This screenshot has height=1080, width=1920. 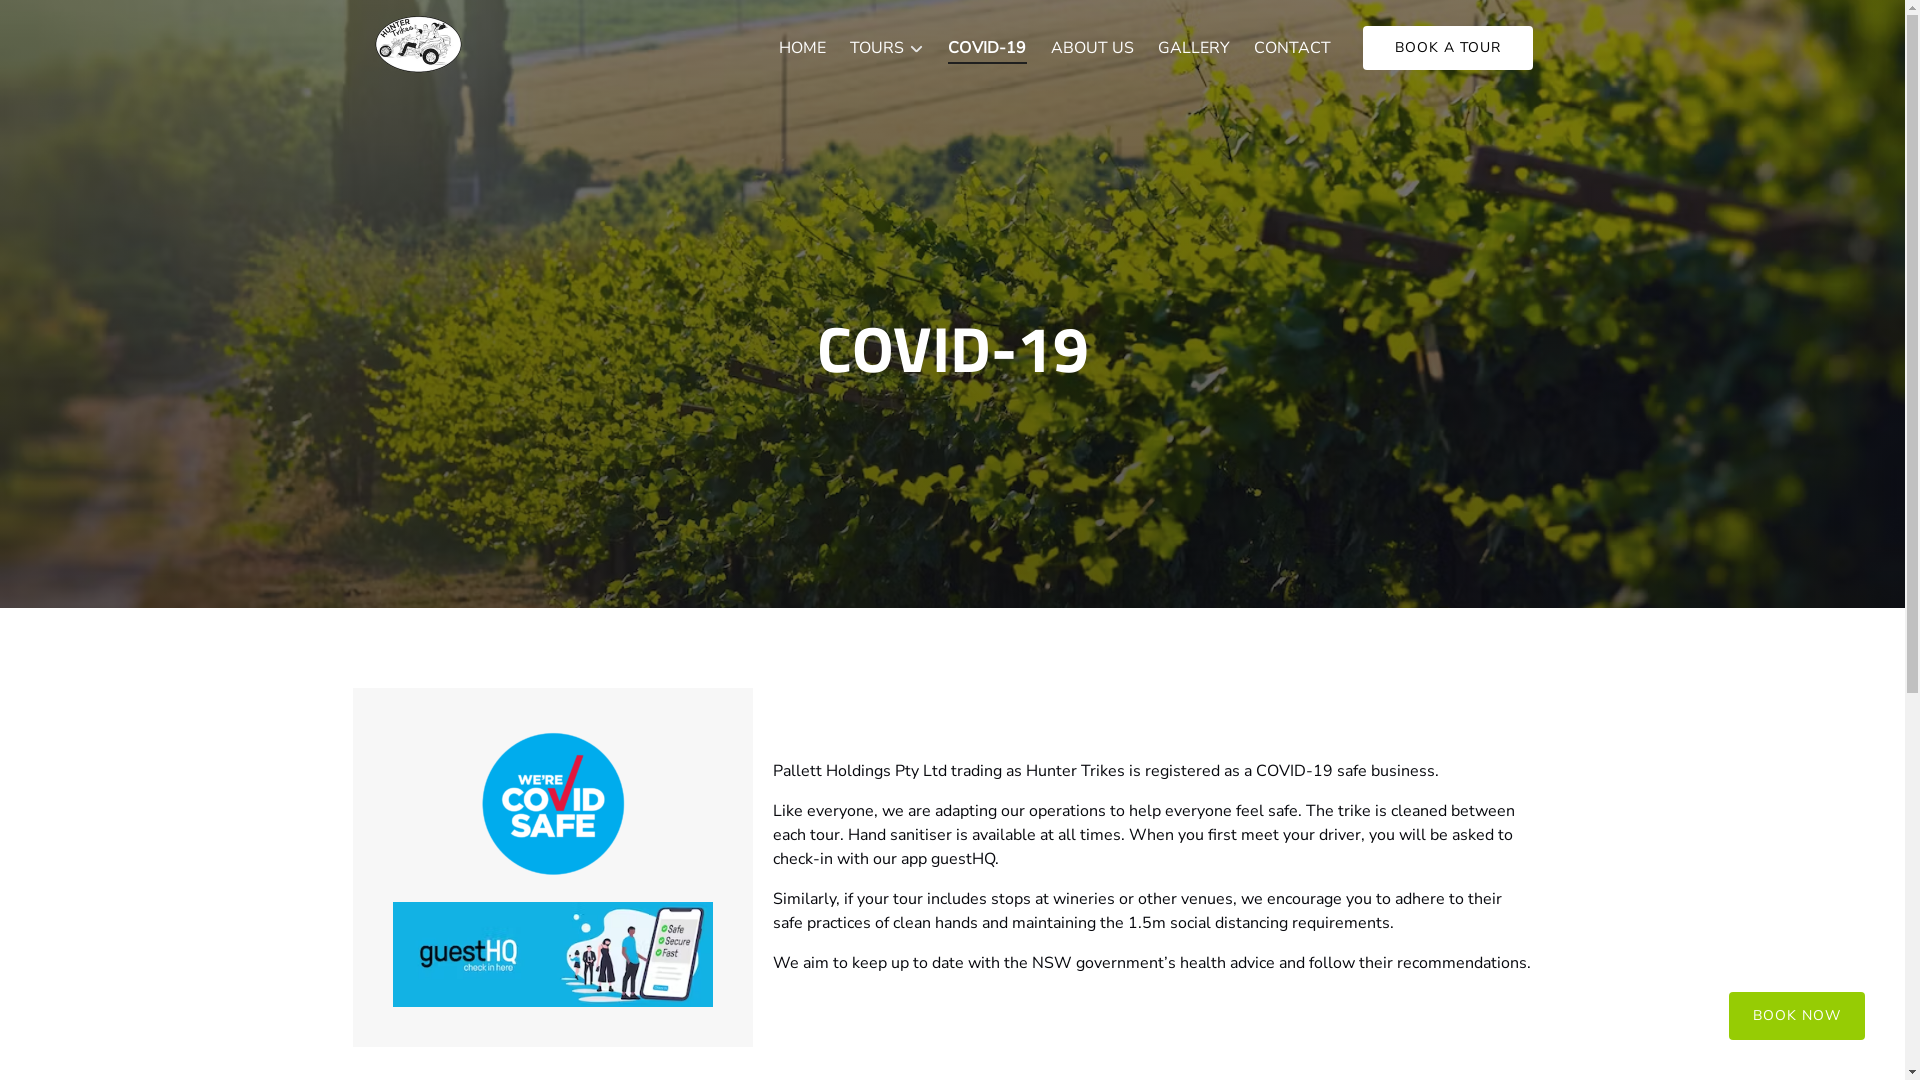 What do you see at coordinates (1796, 1003) in the screenshot?
I see `'BOOK NOW'` at bounding box center [1796, 1003].